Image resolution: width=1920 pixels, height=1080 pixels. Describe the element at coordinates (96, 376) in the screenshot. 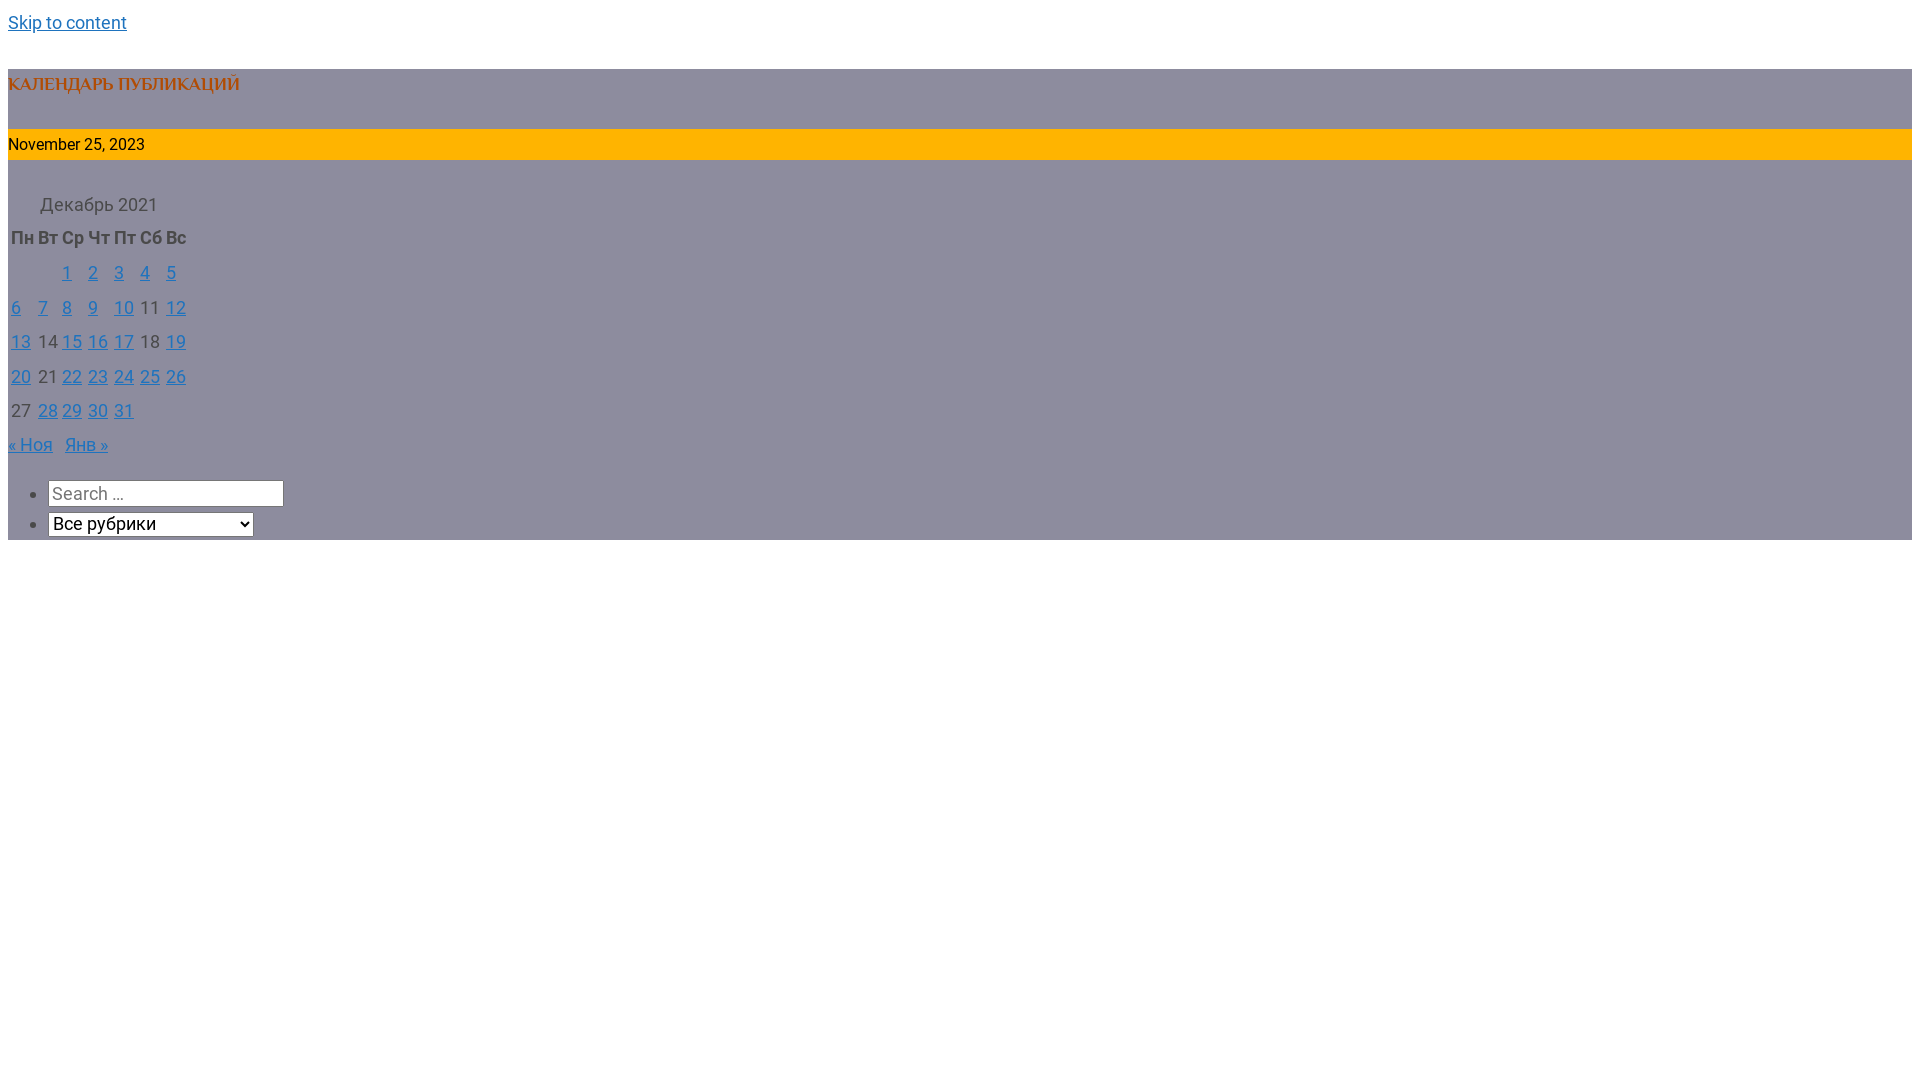

I see `'23'` at that location.